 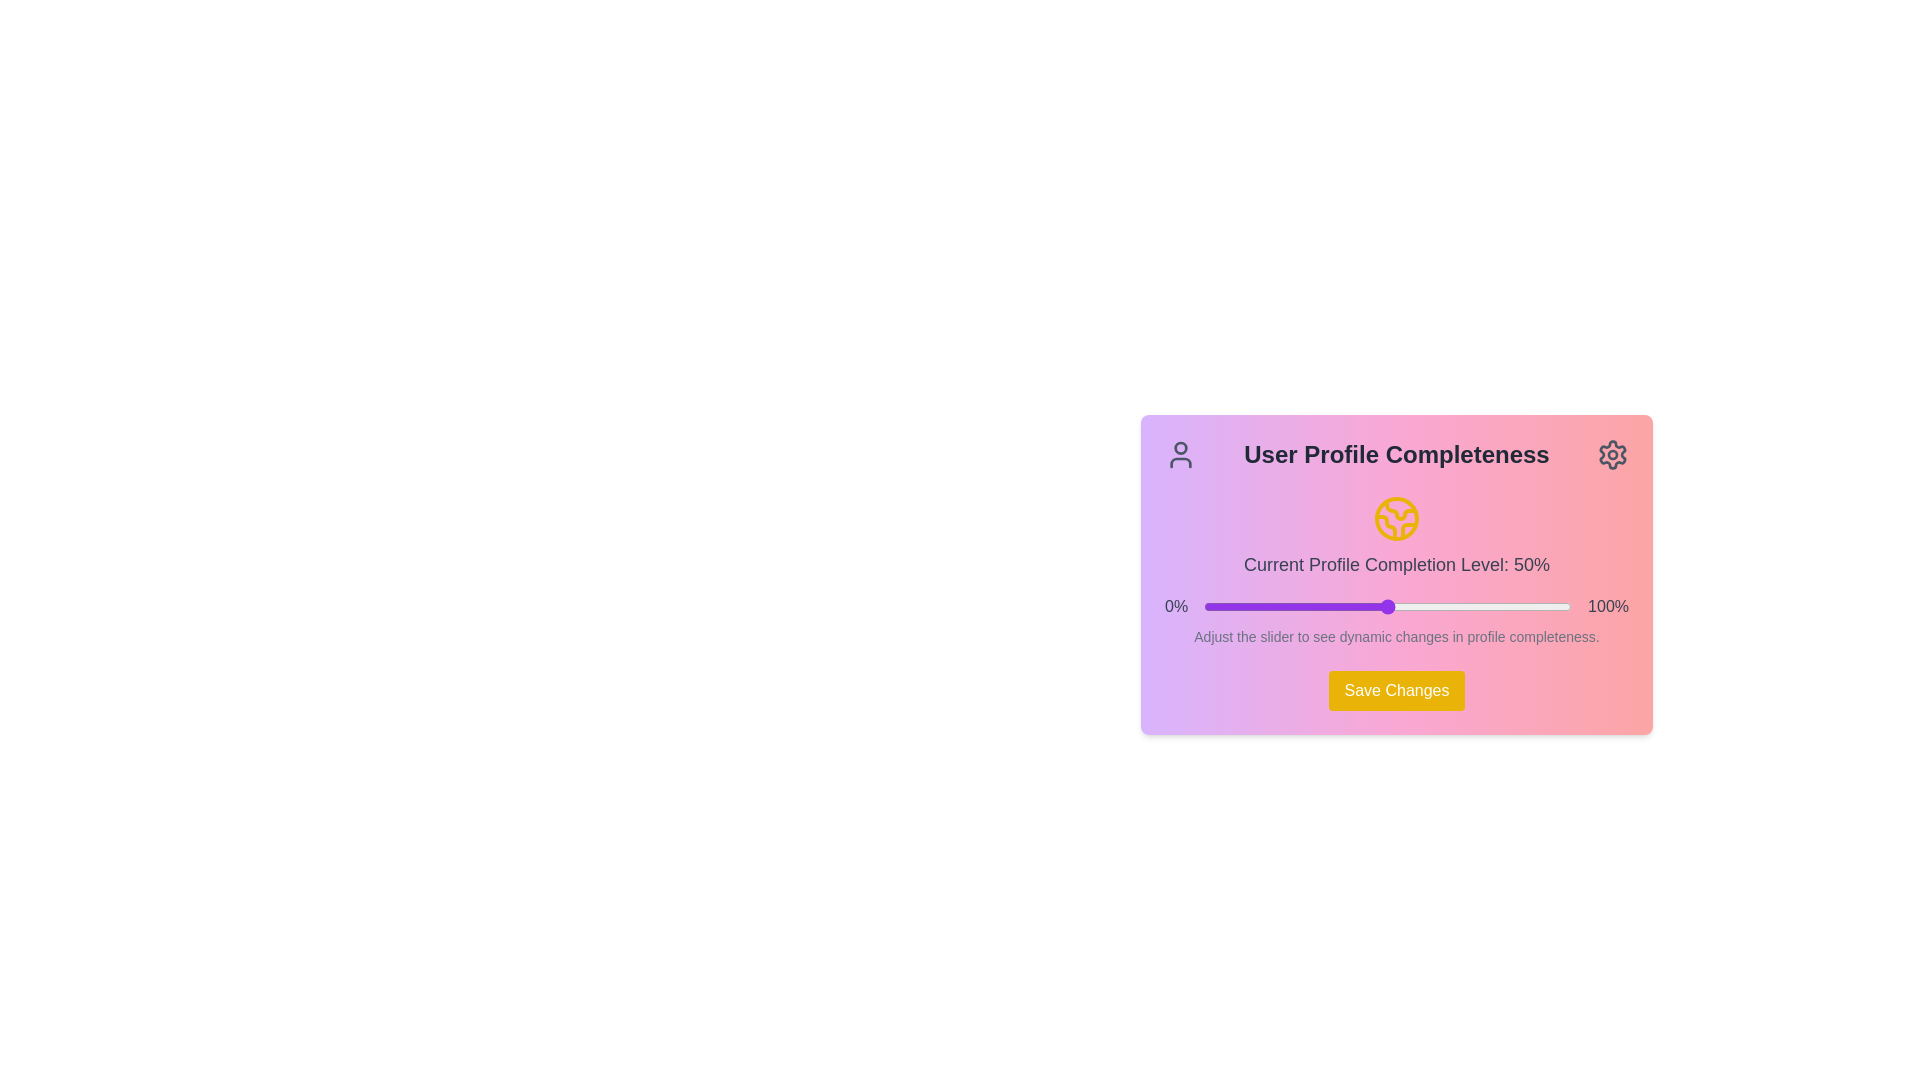 I want to click on the static informational header labeled 'User Profile Completeness' which is located at the top of the panel and has user and settings icons on either side, so click(x=1395, y=455).